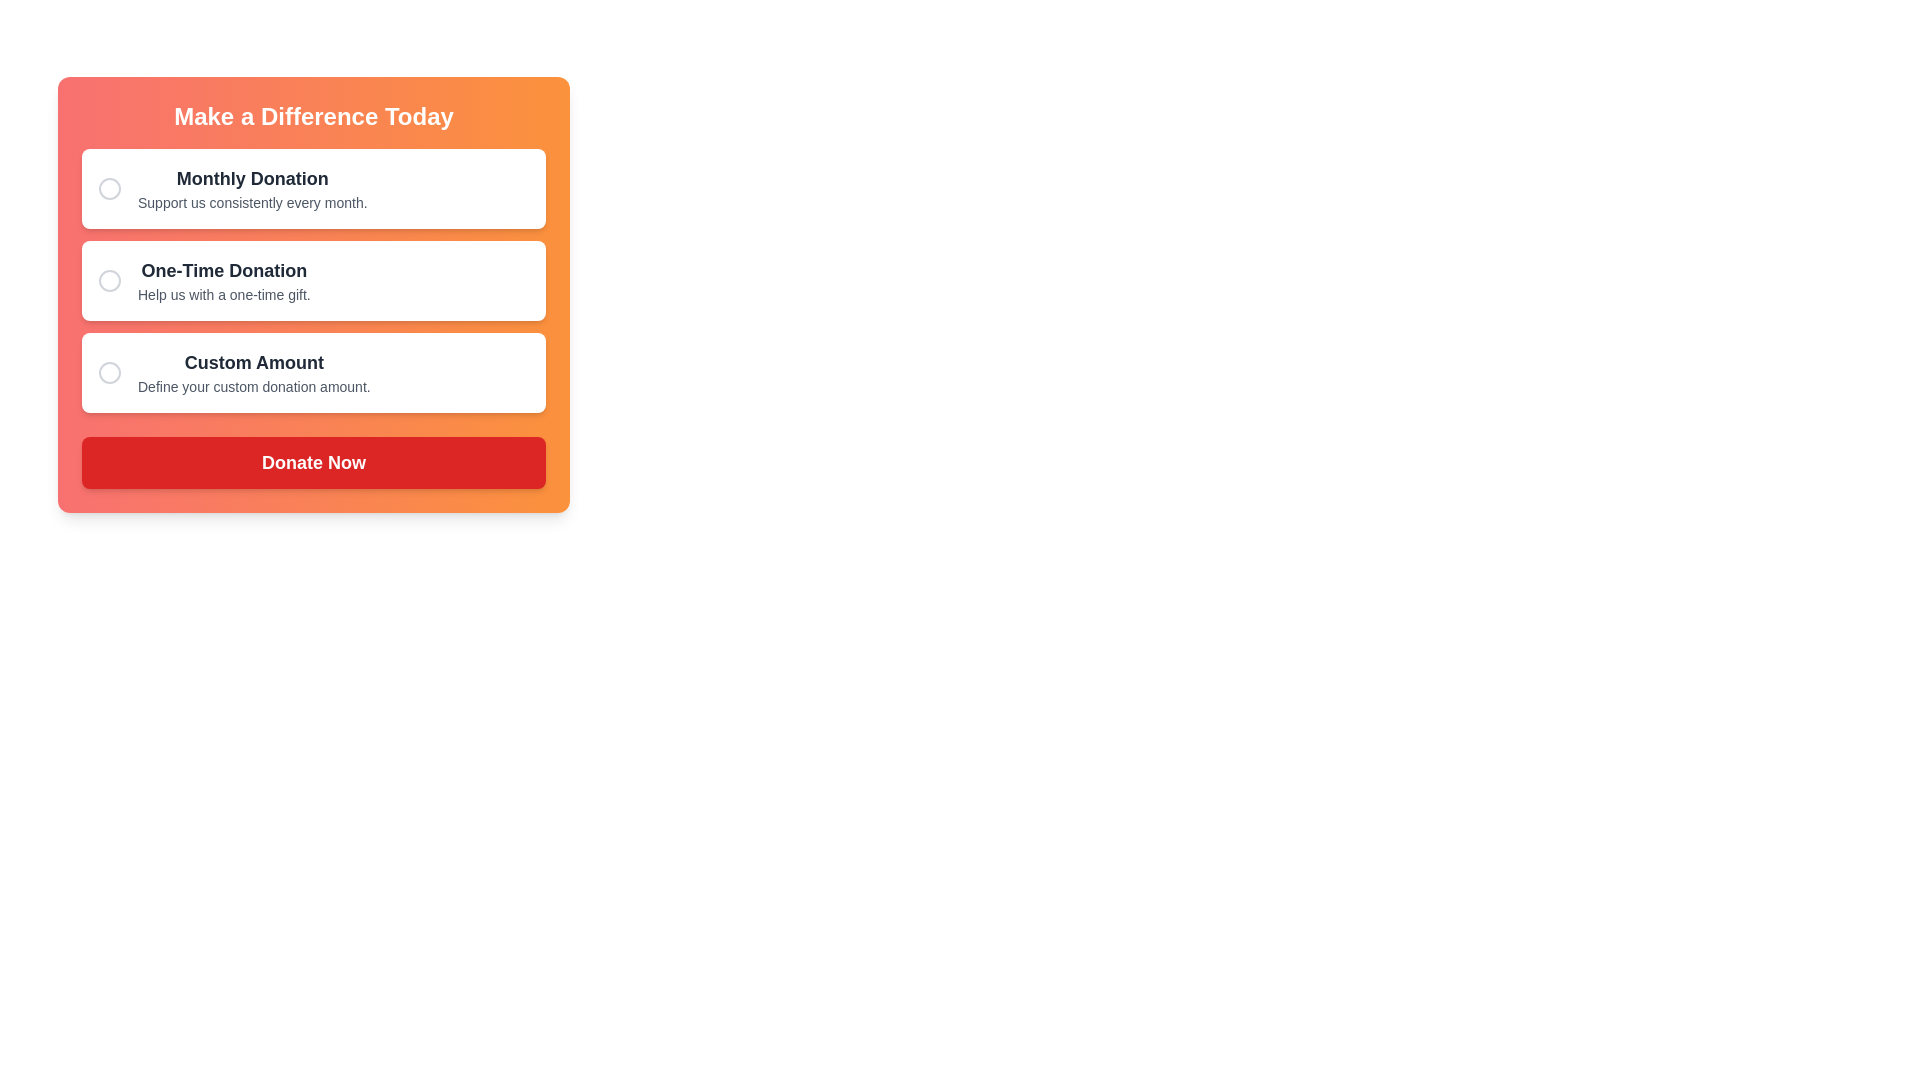 The image size is (1920, 1080). What do you see at coordinates (312, 294) in the screenshot?
I see `the interactive options in the panel titled 'Make a Difference Today'` at bounding box center [312, 294].